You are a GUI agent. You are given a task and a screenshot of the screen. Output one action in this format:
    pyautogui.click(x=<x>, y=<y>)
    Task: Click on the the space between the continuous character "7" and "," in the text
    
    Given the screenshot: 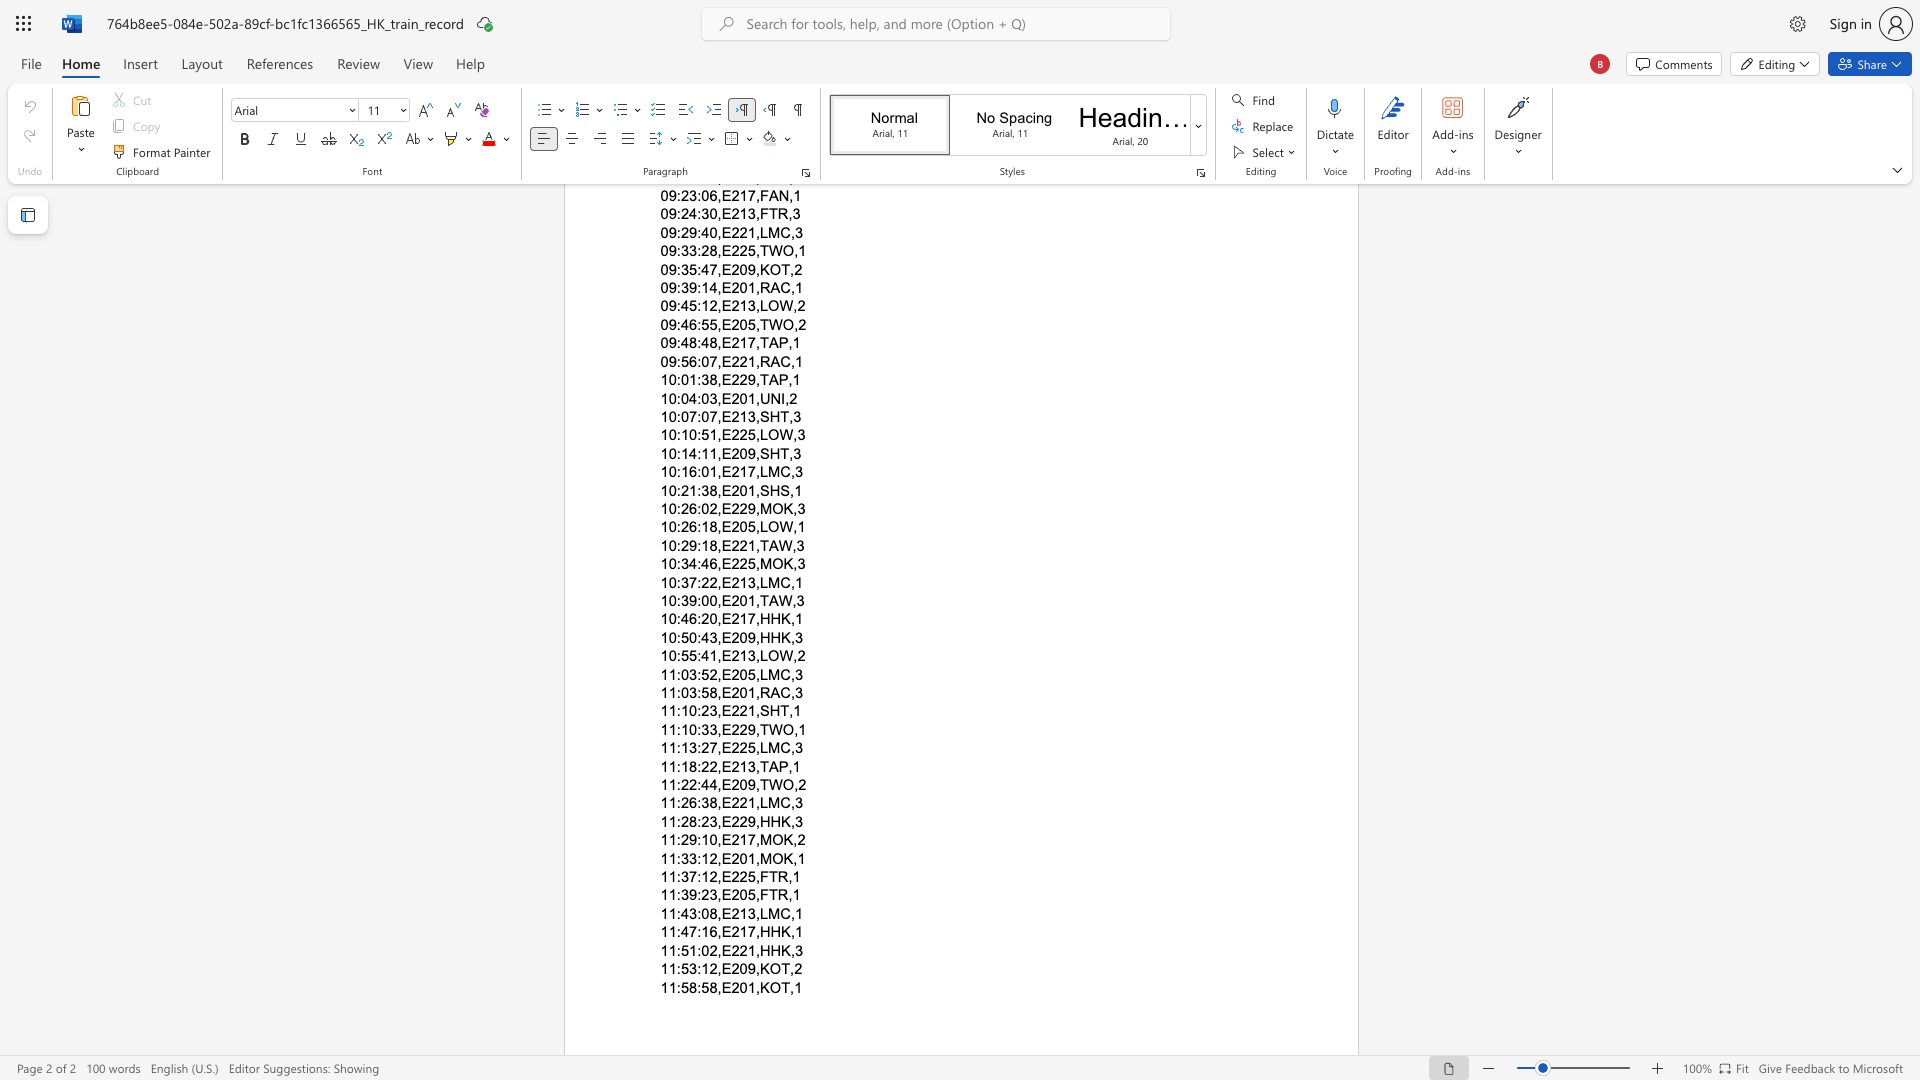 What is the action you would take?
    pyautogui.click(x=753, y=618)
    